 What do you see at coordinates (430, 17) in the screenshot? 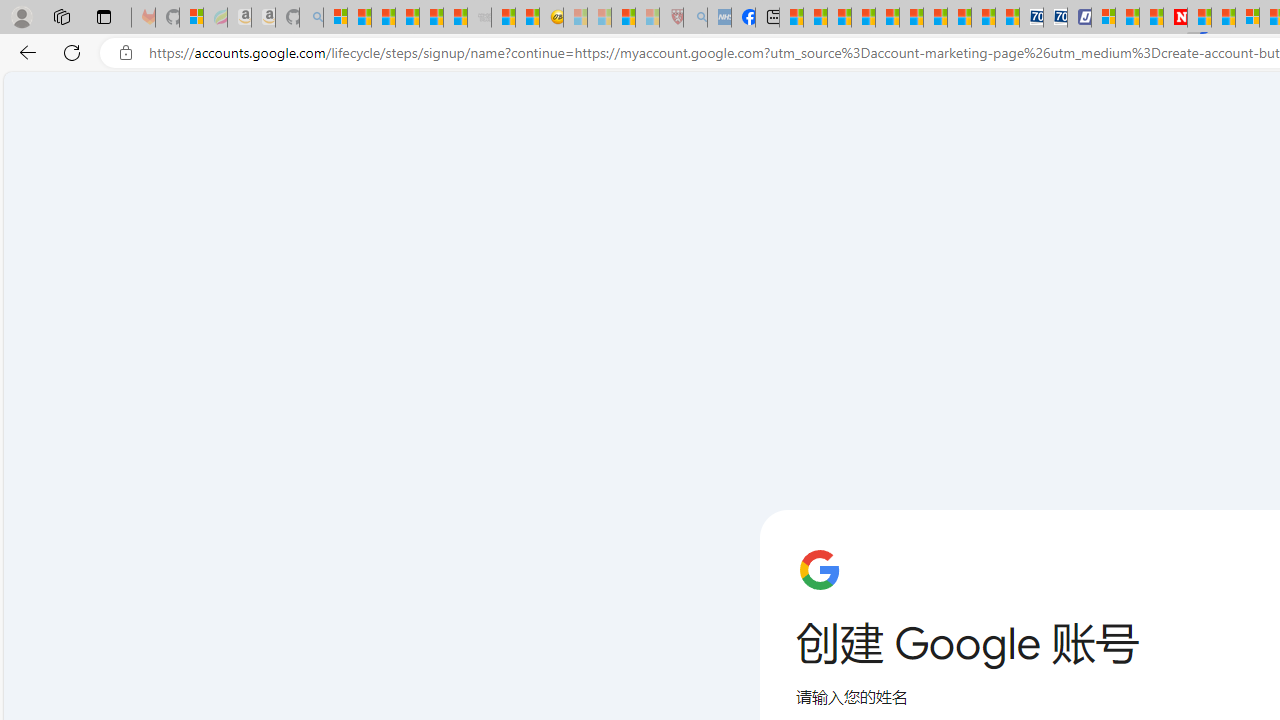
I see `'New Report Confirms 2023 Was Record Hot | Watch'` at bounding box center [430, 17].